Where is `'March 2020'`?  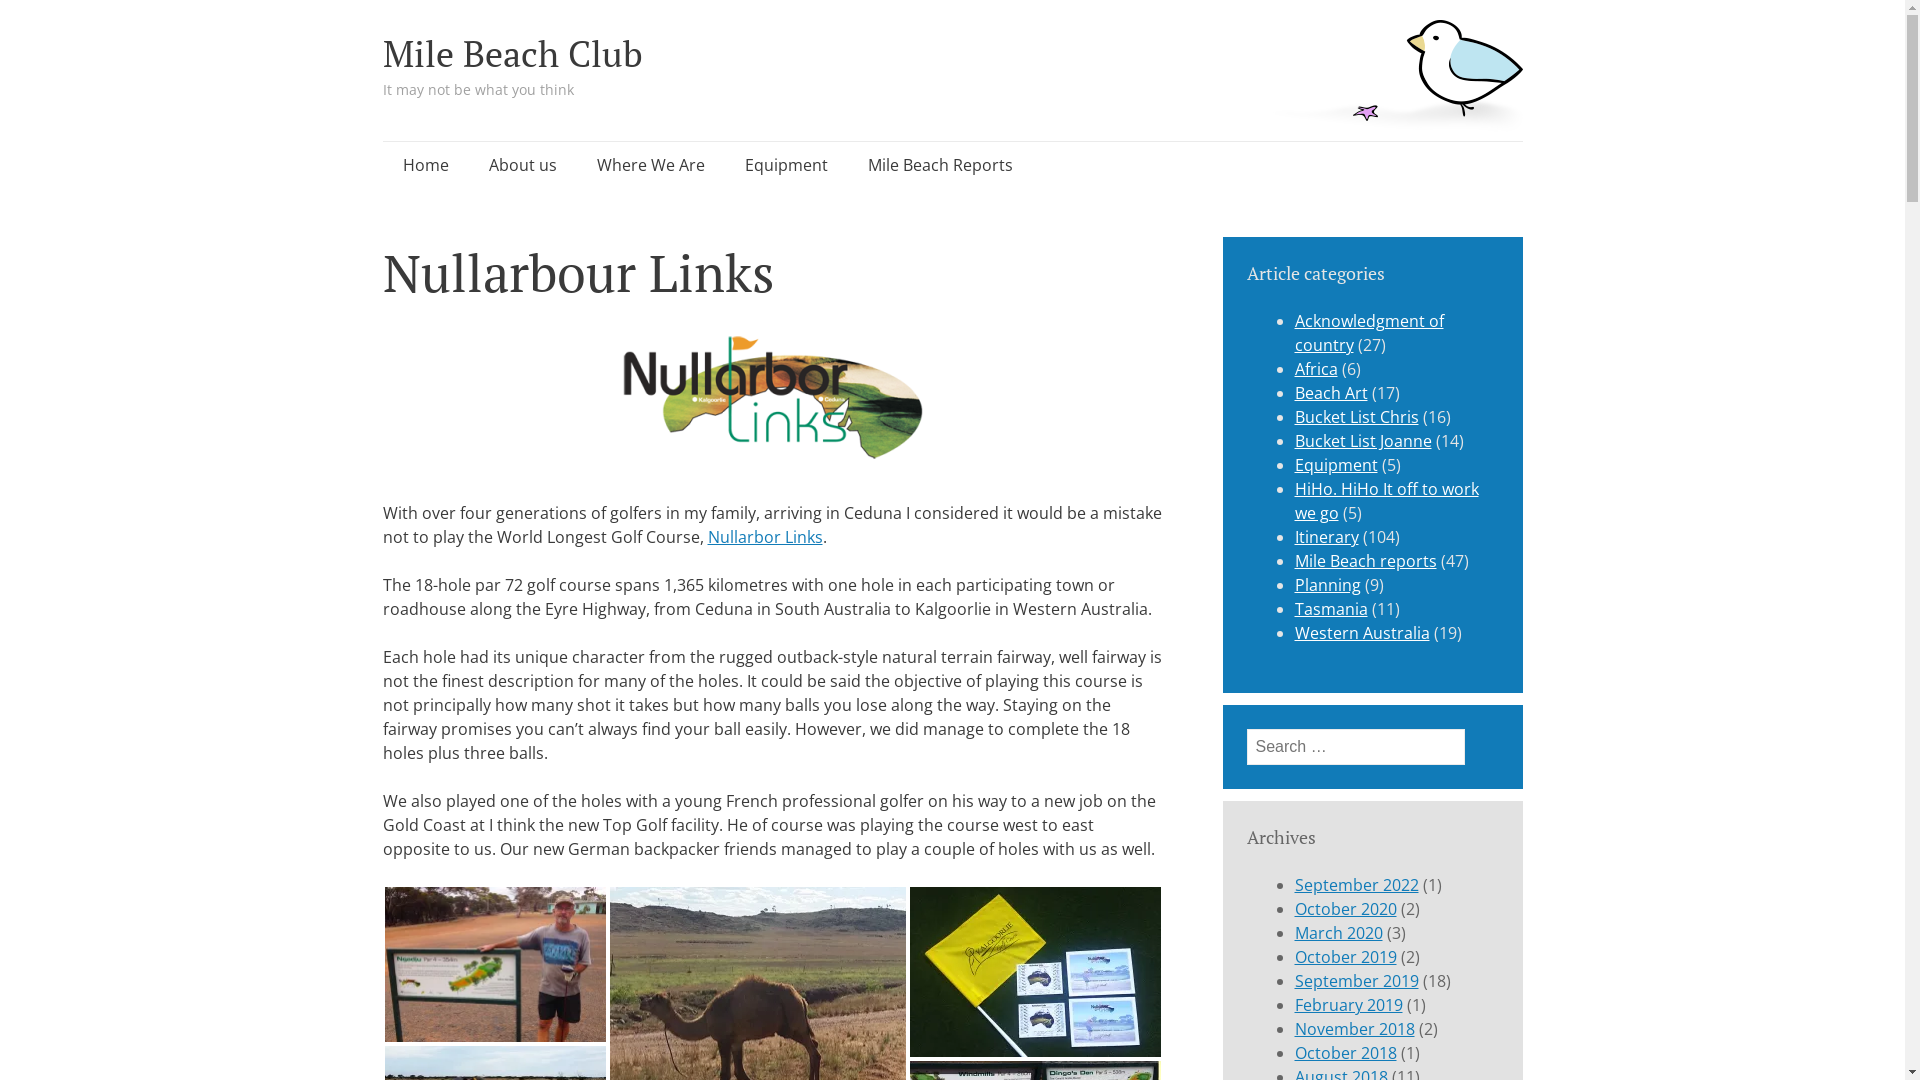
'March 2020' is located at coordinates (1338, 933).